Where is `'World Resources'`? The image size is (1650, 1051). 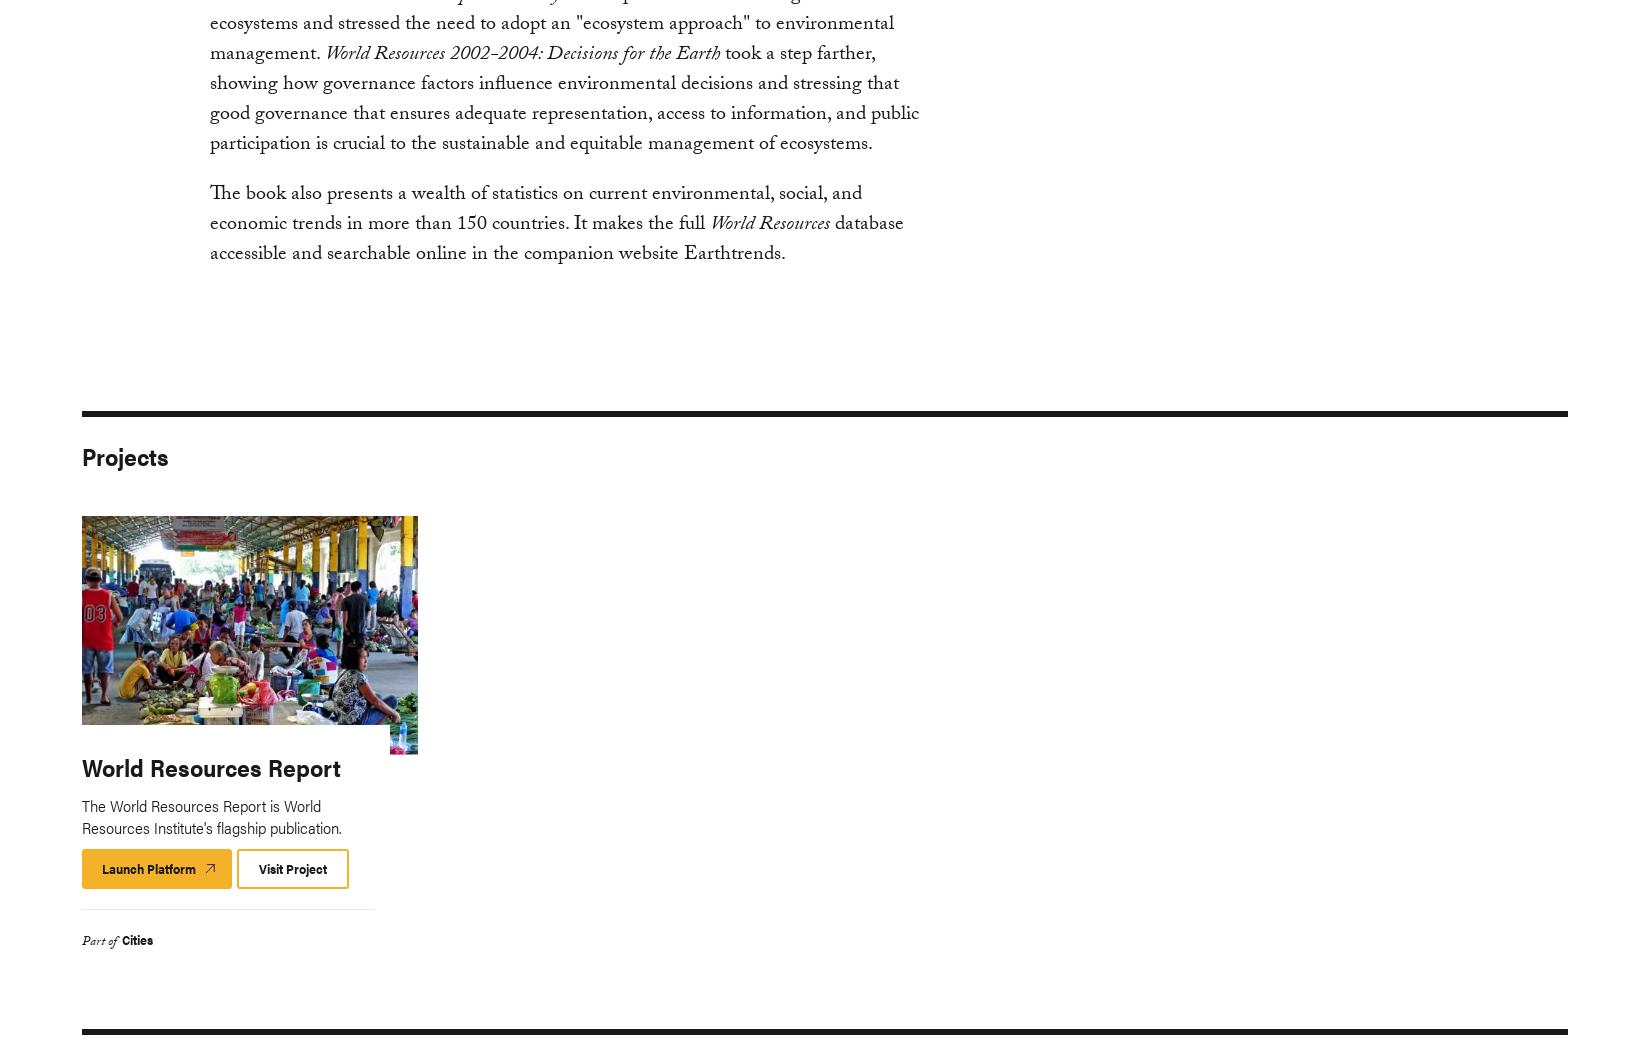 'World Resources' is located at coordinates (768, 224).